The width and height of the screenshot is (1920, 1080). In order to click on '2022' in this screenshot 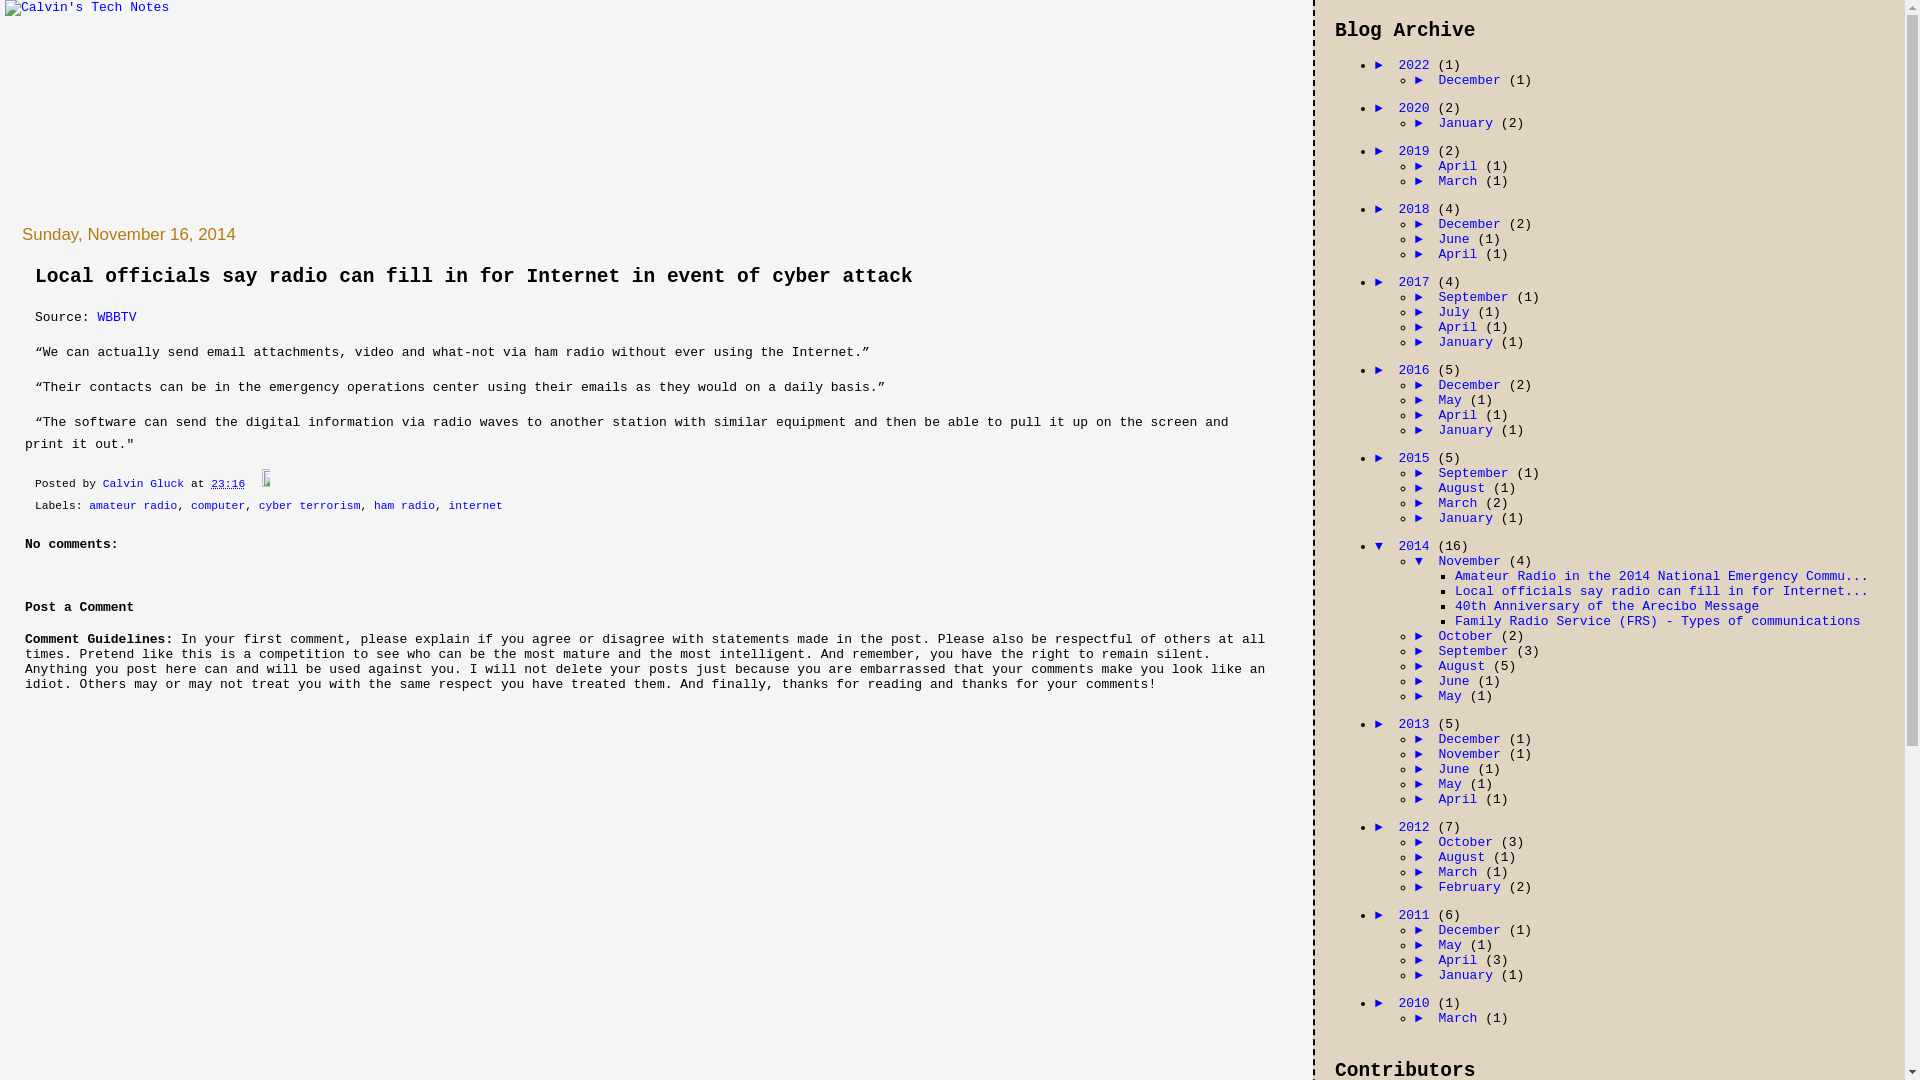, I will do `click(1416, 64)`.